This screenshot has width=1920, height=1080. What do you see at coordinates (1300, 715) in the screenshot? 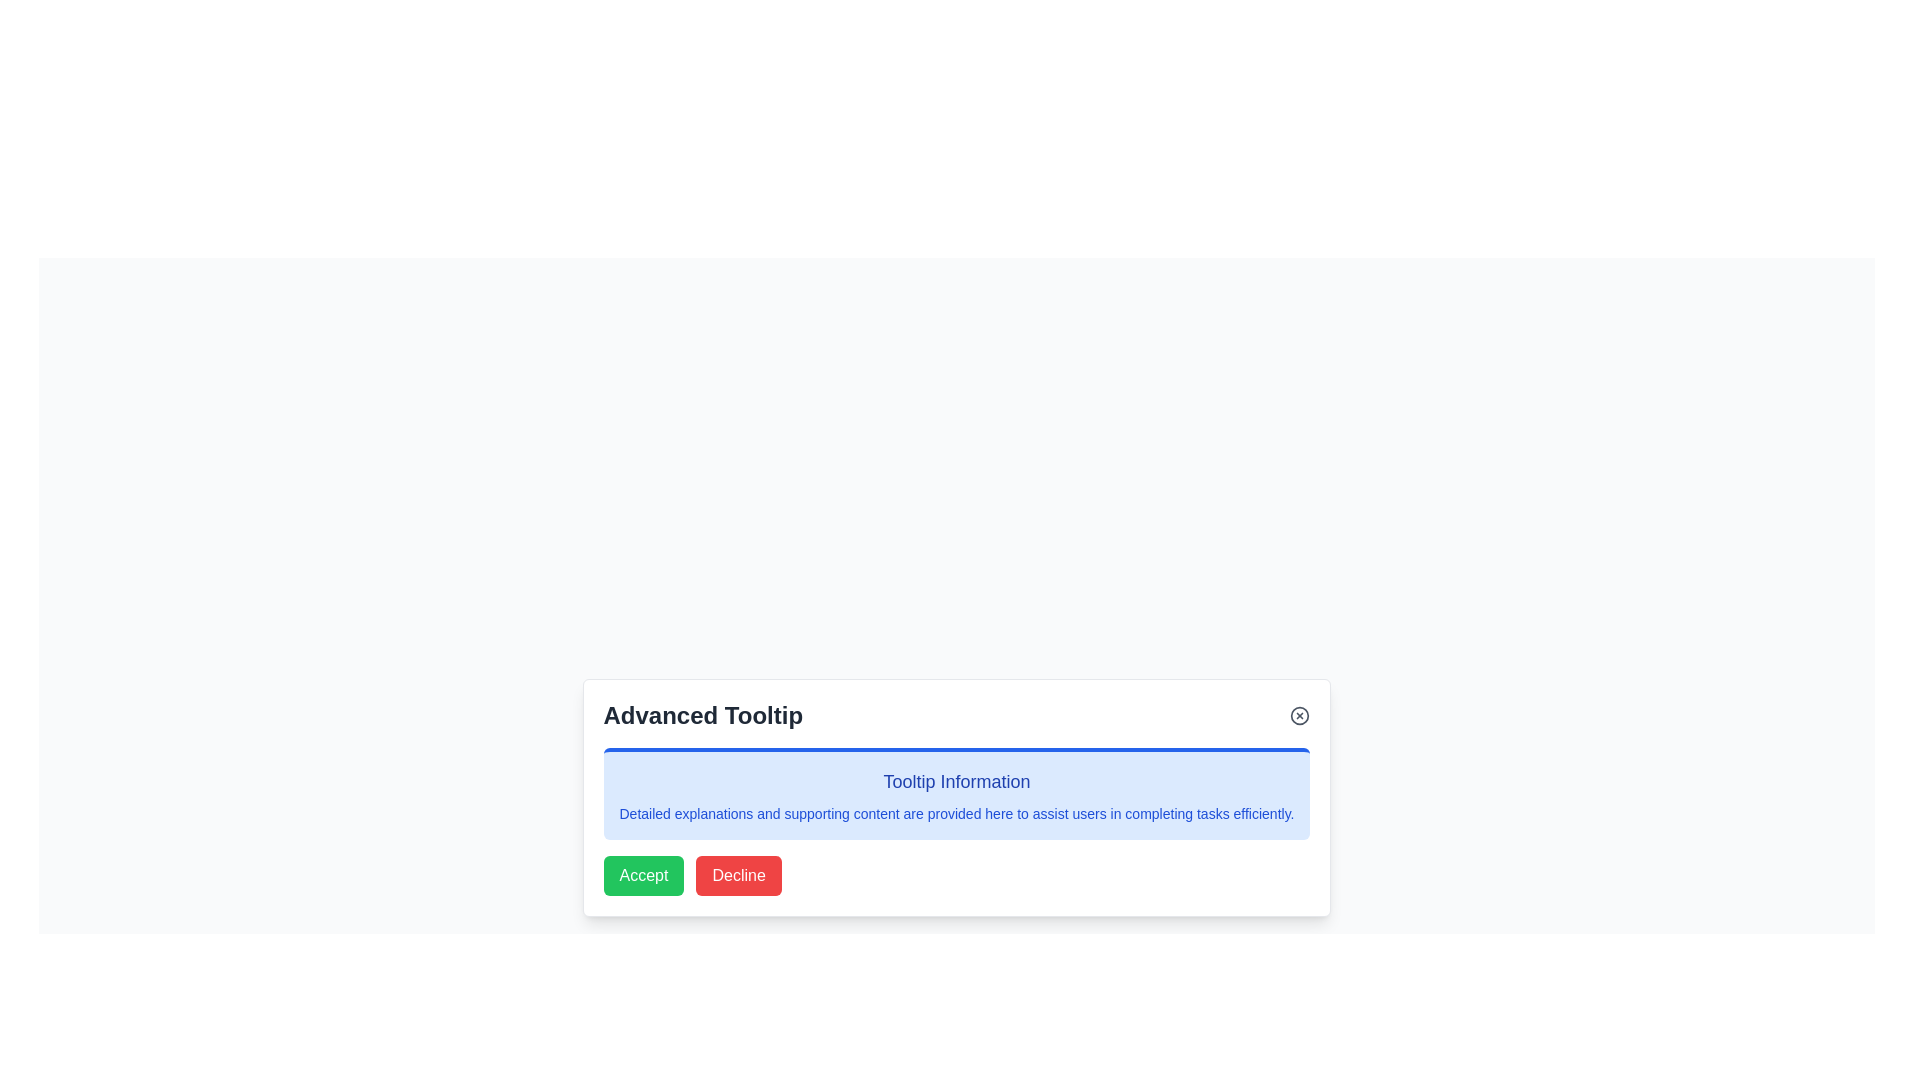
I see `the SVG Circle located in the top-right corner of the tooltip modal that is part of the close button icon` at bounding box center [1300, 715].